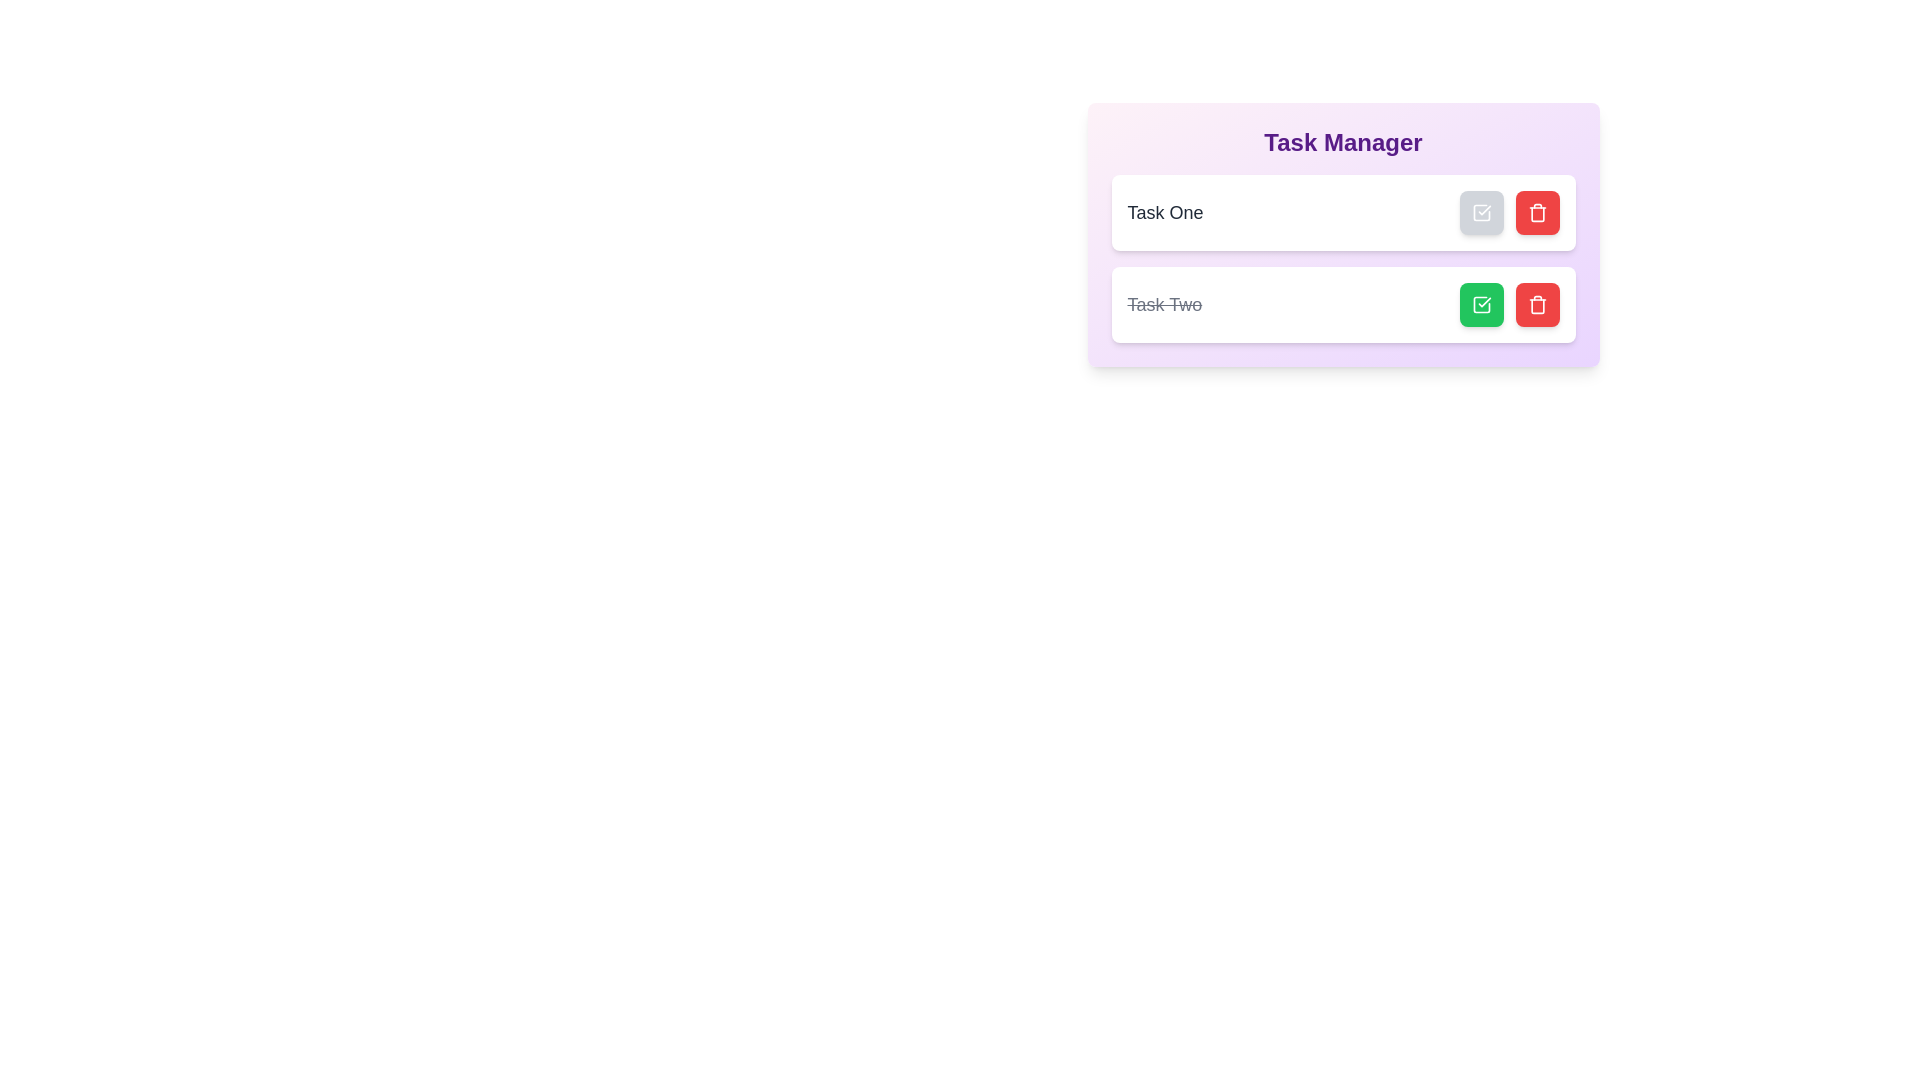 The height and width of the screenshot is (1080, 1920). I want to click on the delete button for task Task One, so click(1536, 212).